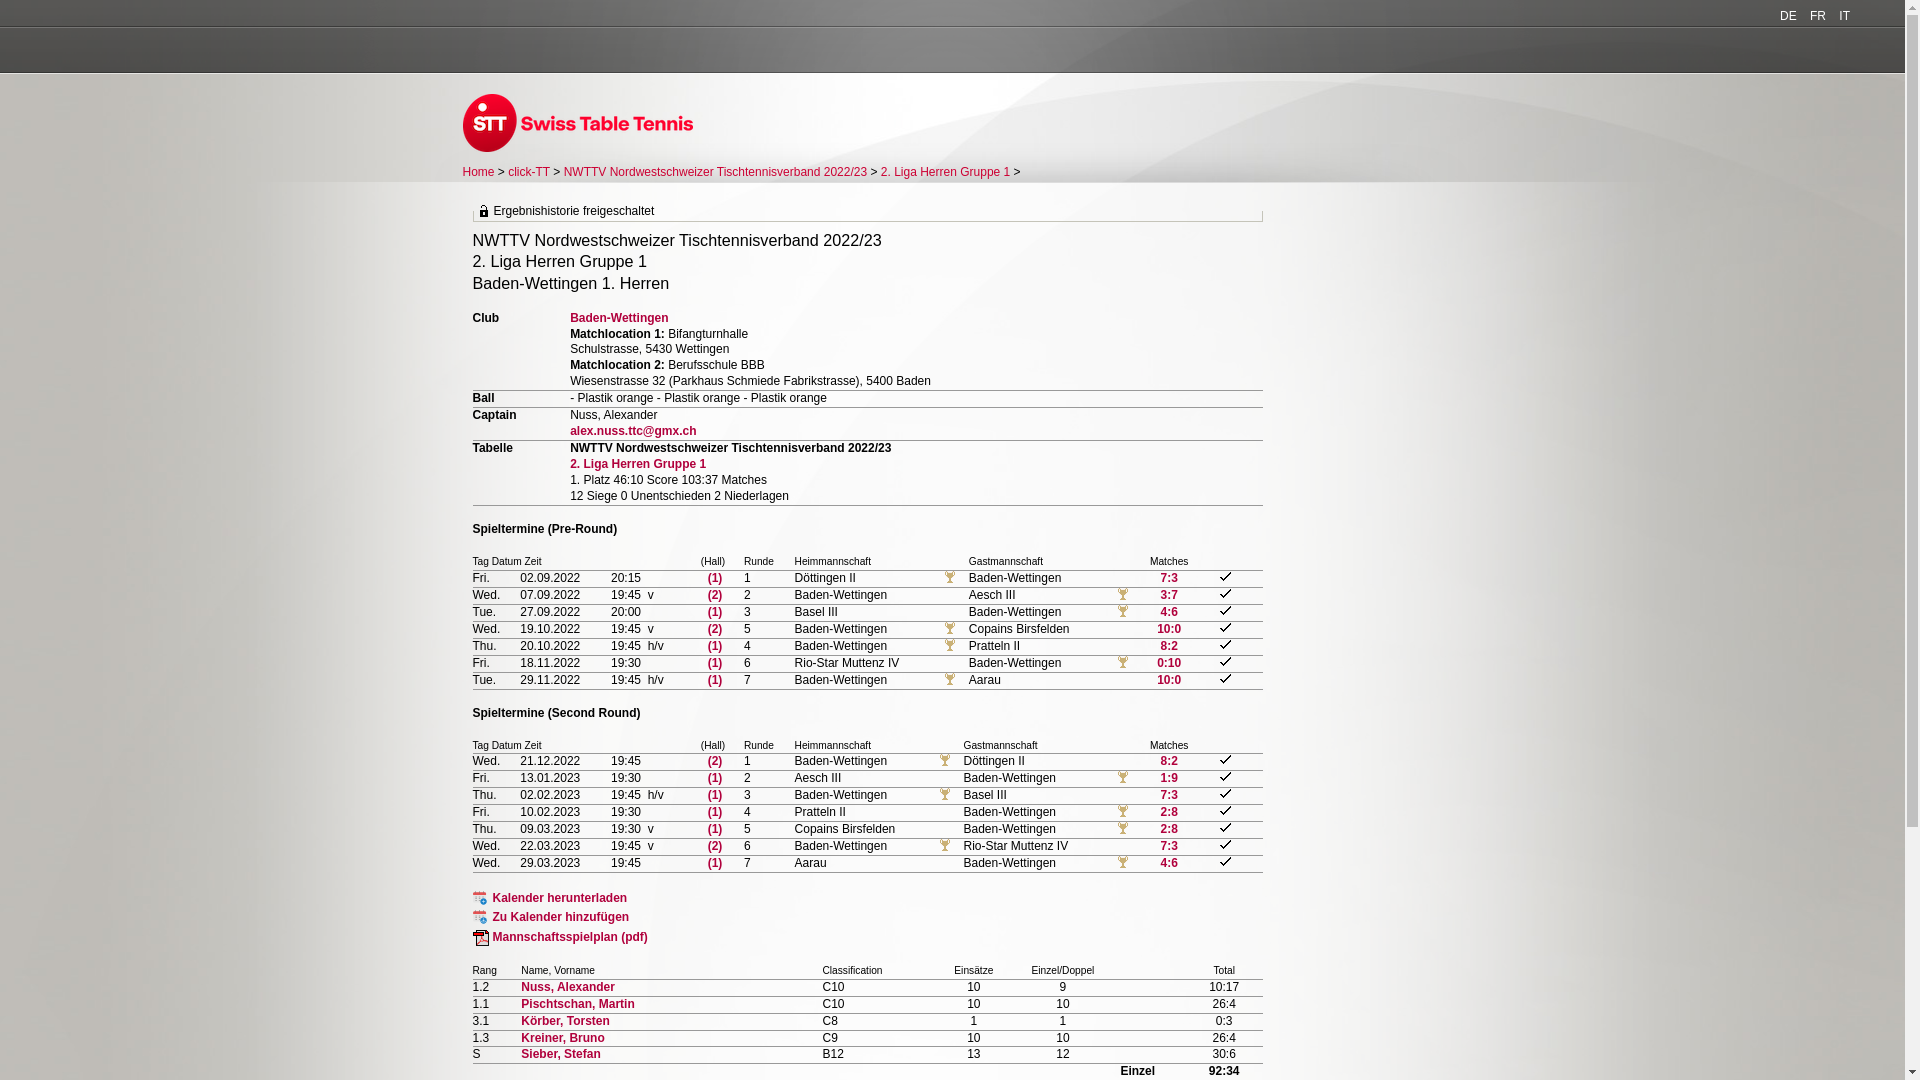  Describe the element at coordinates (1123, 812) in the screenshot. I see `'Victory'` at that location.